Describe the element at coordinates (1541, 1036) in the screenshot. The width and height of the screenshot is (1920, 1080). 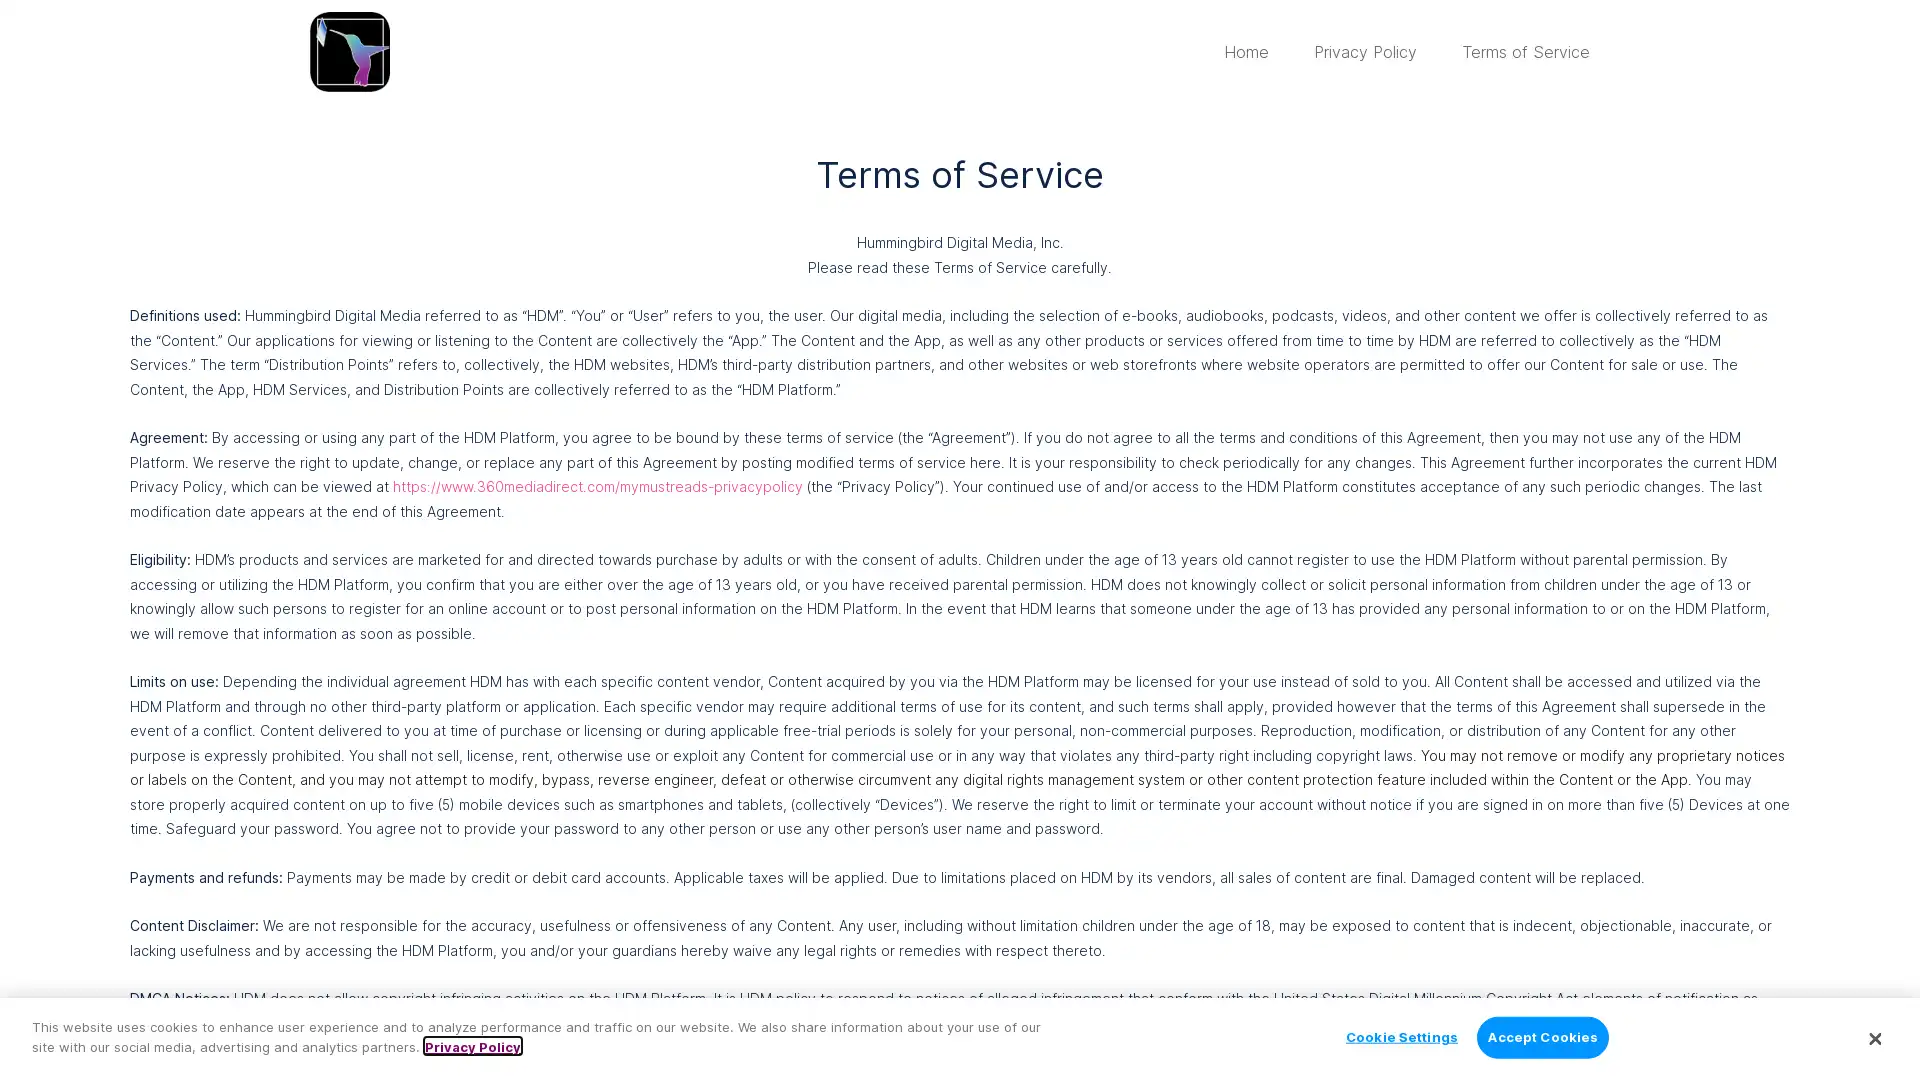
I see `Accept Cookies` at that location.